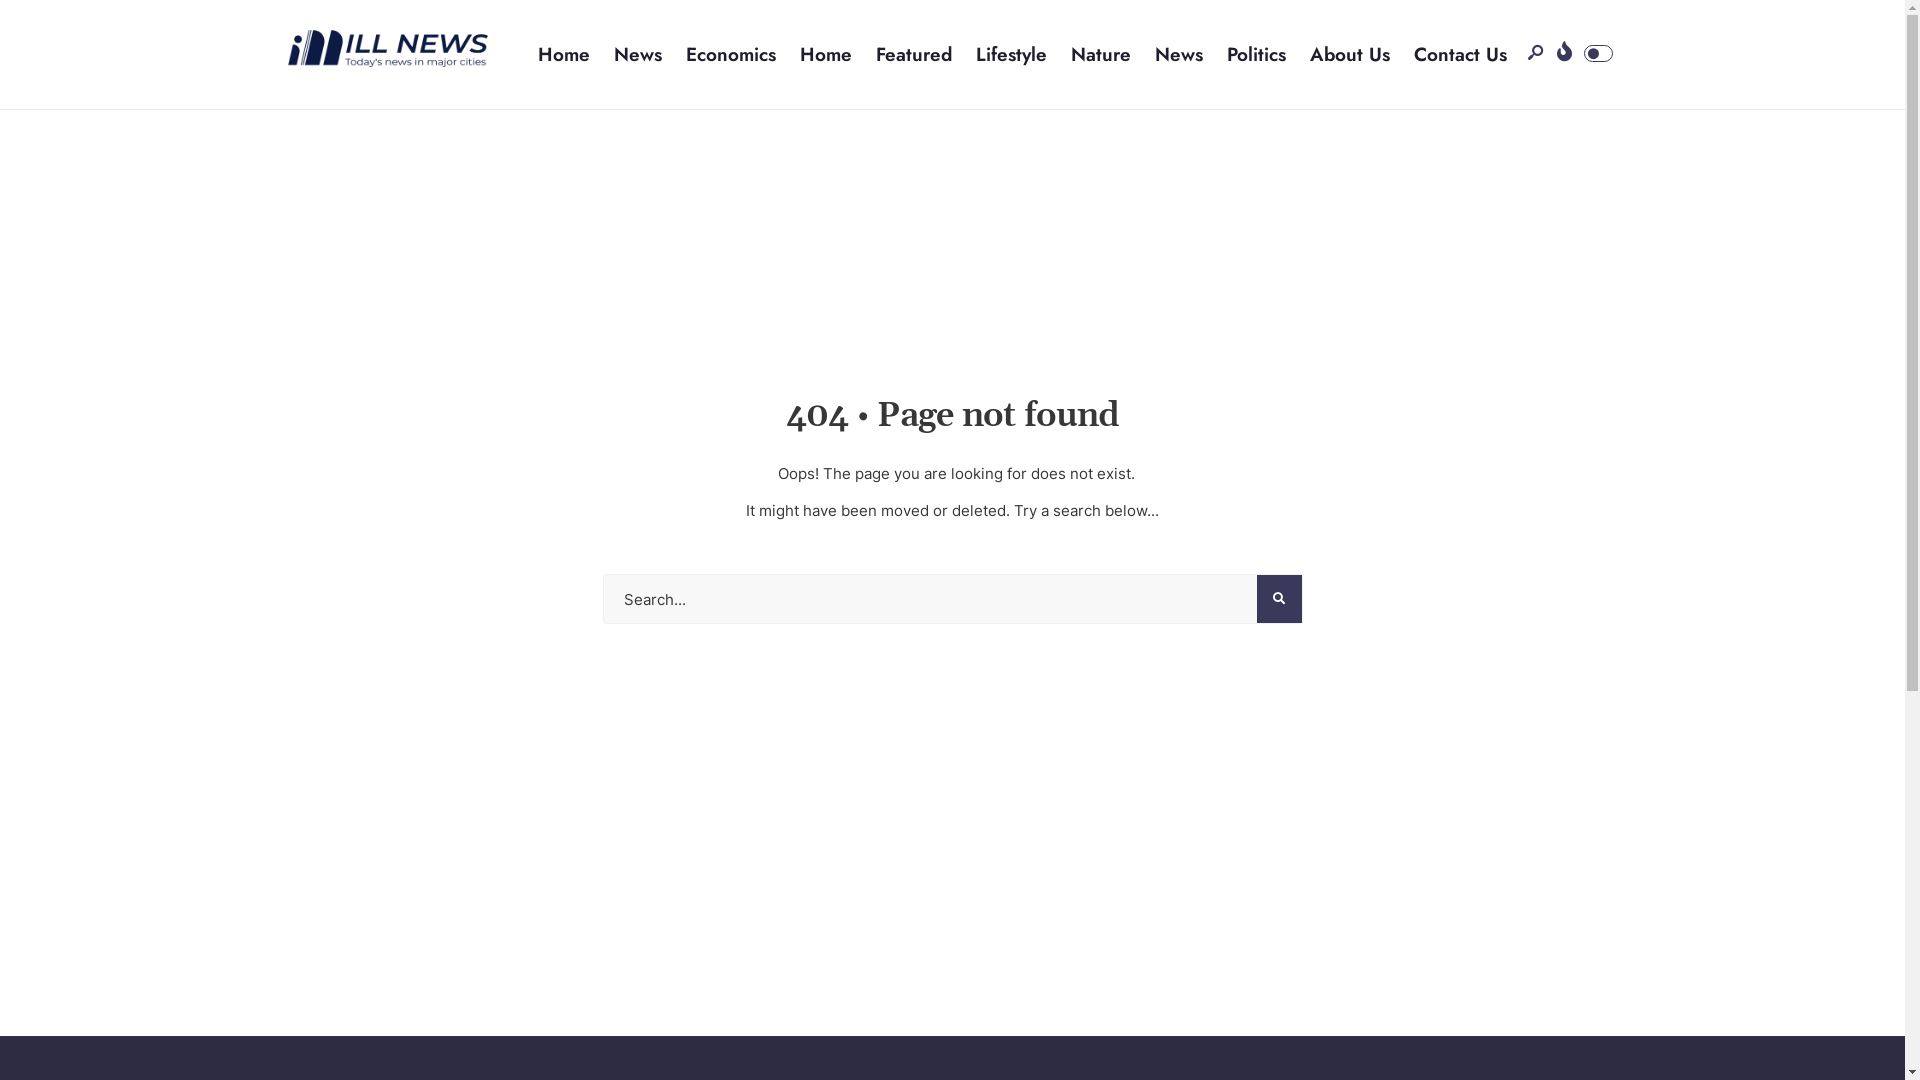 Image resolution: width=1920 pixels, height=1080 pixels. Describe the element at coordinates (912, 53) in the screenshot. I see `'Featured'` at that location.